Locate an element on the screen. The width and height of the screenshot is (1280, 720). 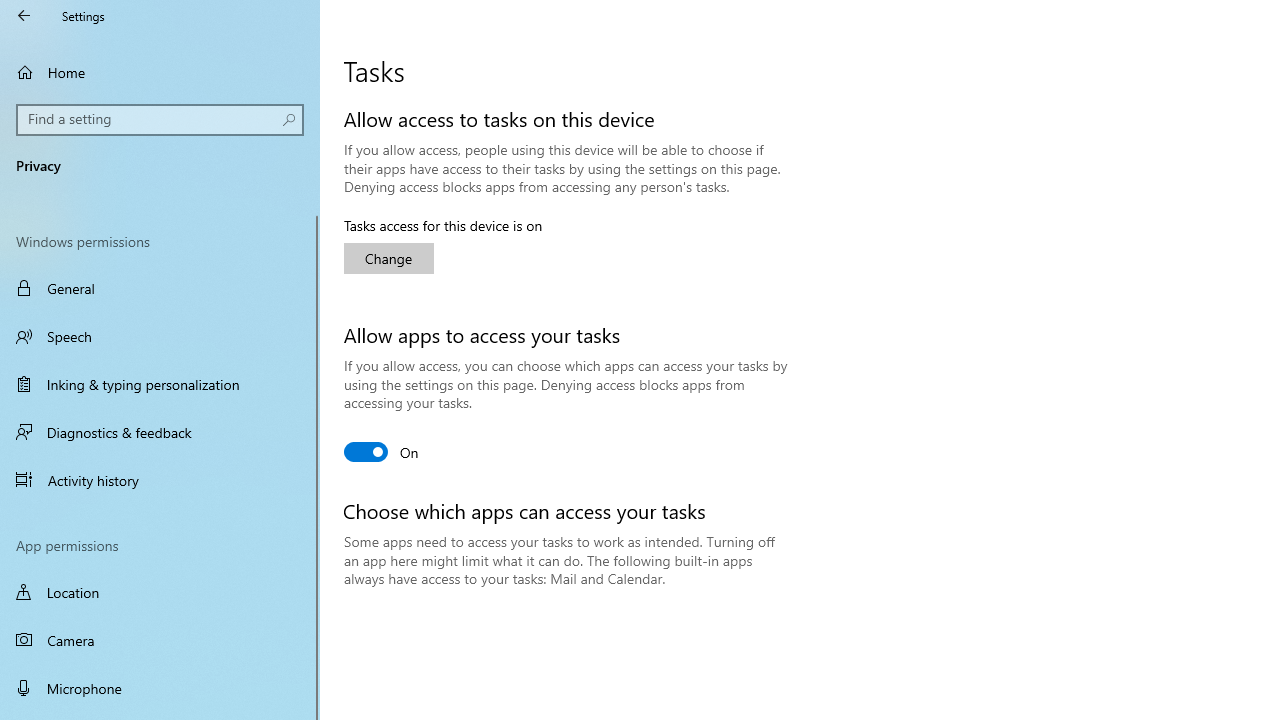
'Diagnostics & feedback' is located at coordinates (160, 431).